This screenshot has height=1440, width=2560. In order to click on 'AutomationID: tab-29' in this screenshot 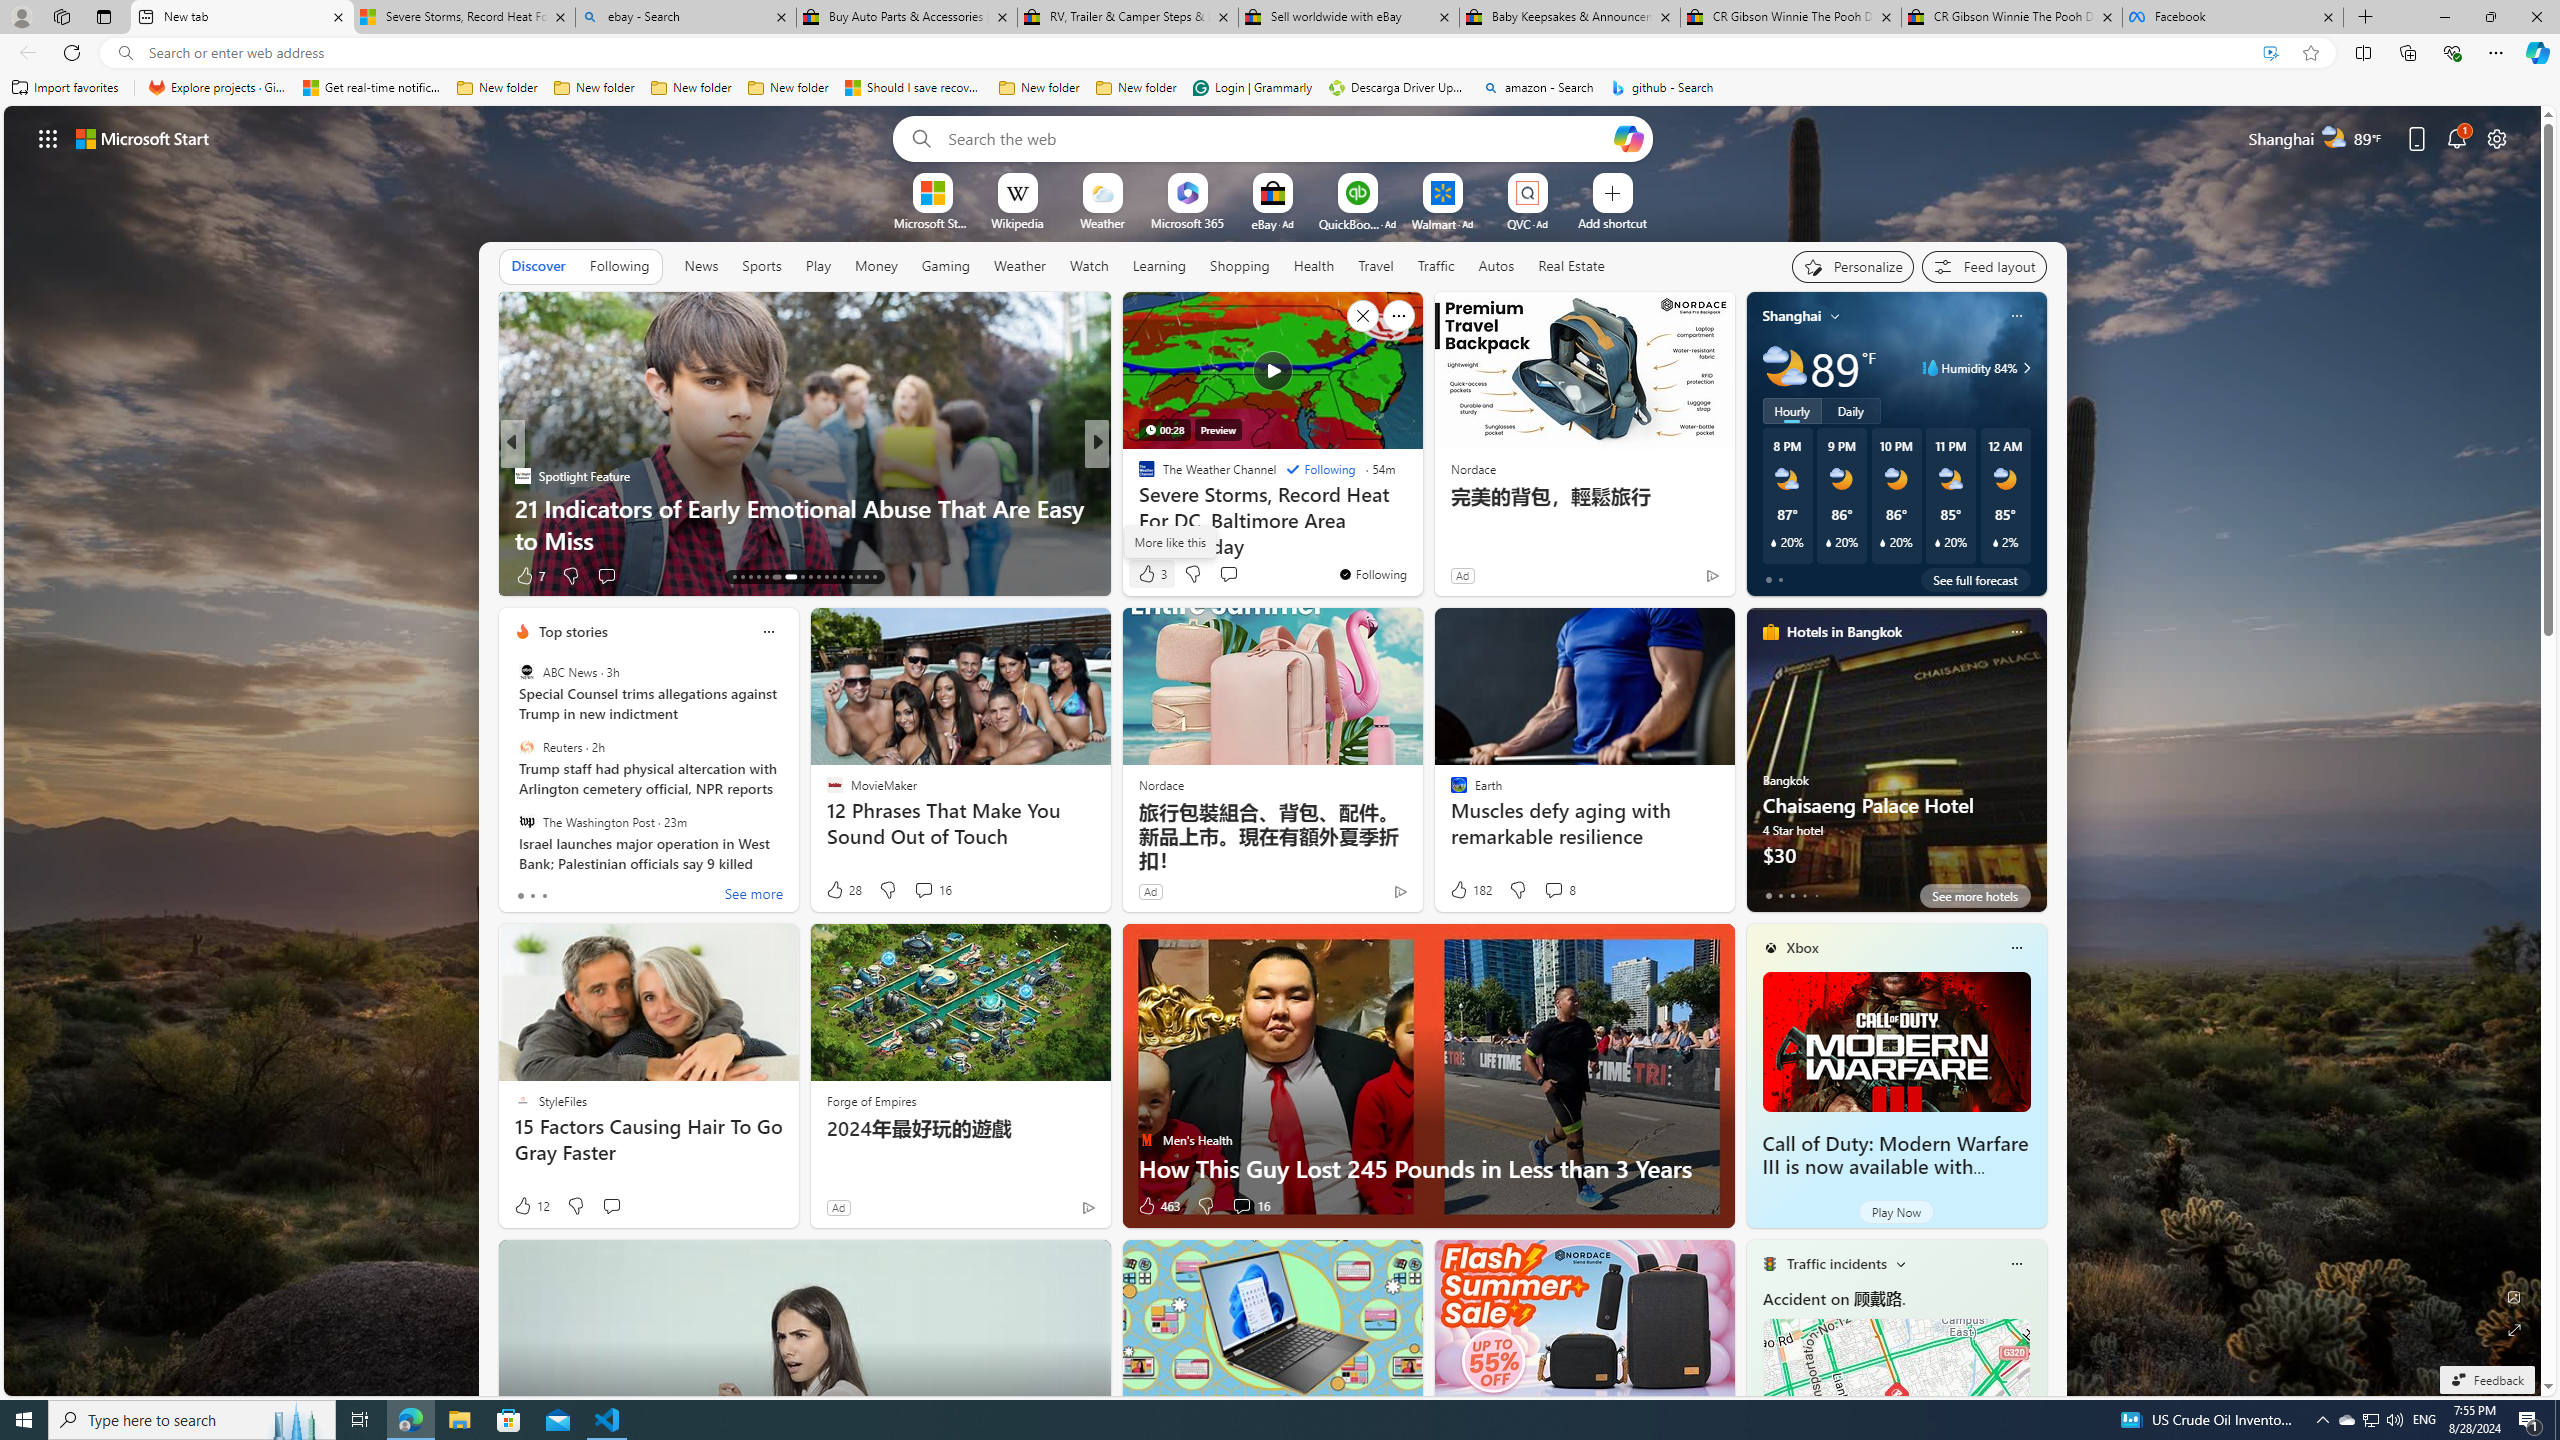, I will do `click(873, 577)`.